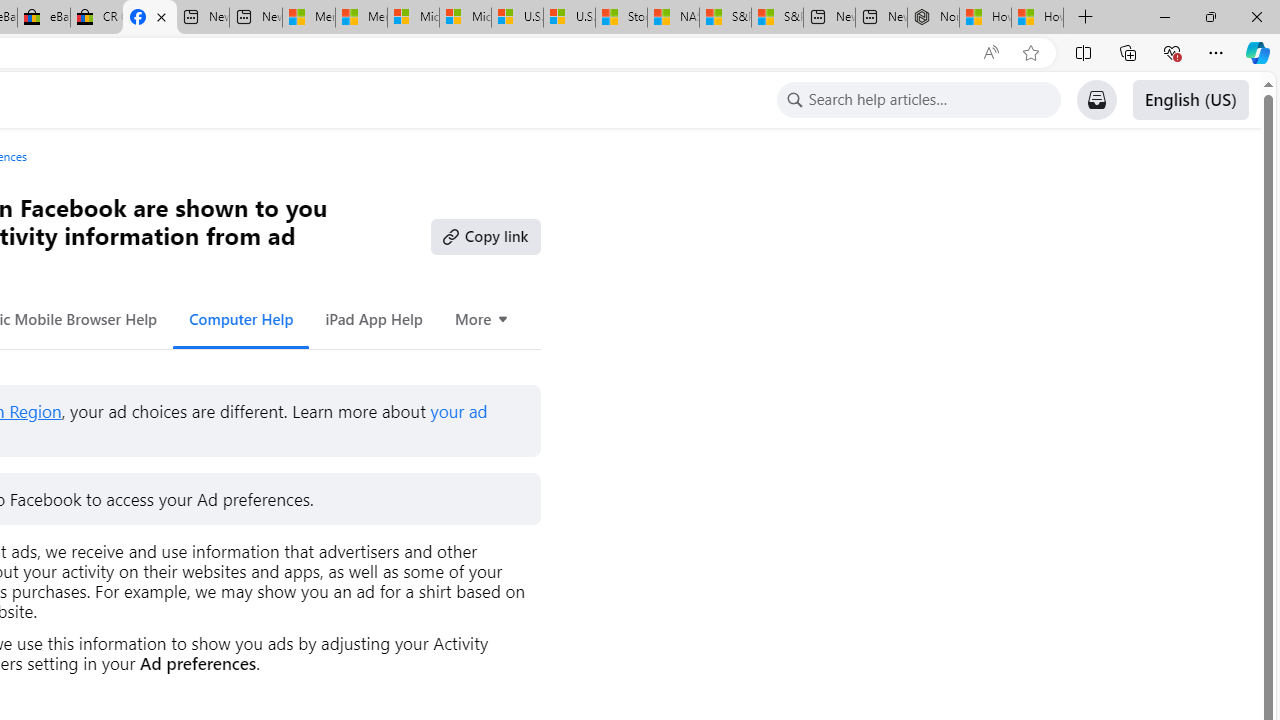  Describe the element at coordinates (793, 100) in the screenshot. I see `'Class: x19dipnz x1lliihq x1tzjh5l x1k90msu x2h7rmj x1qfuztq'` at that location.